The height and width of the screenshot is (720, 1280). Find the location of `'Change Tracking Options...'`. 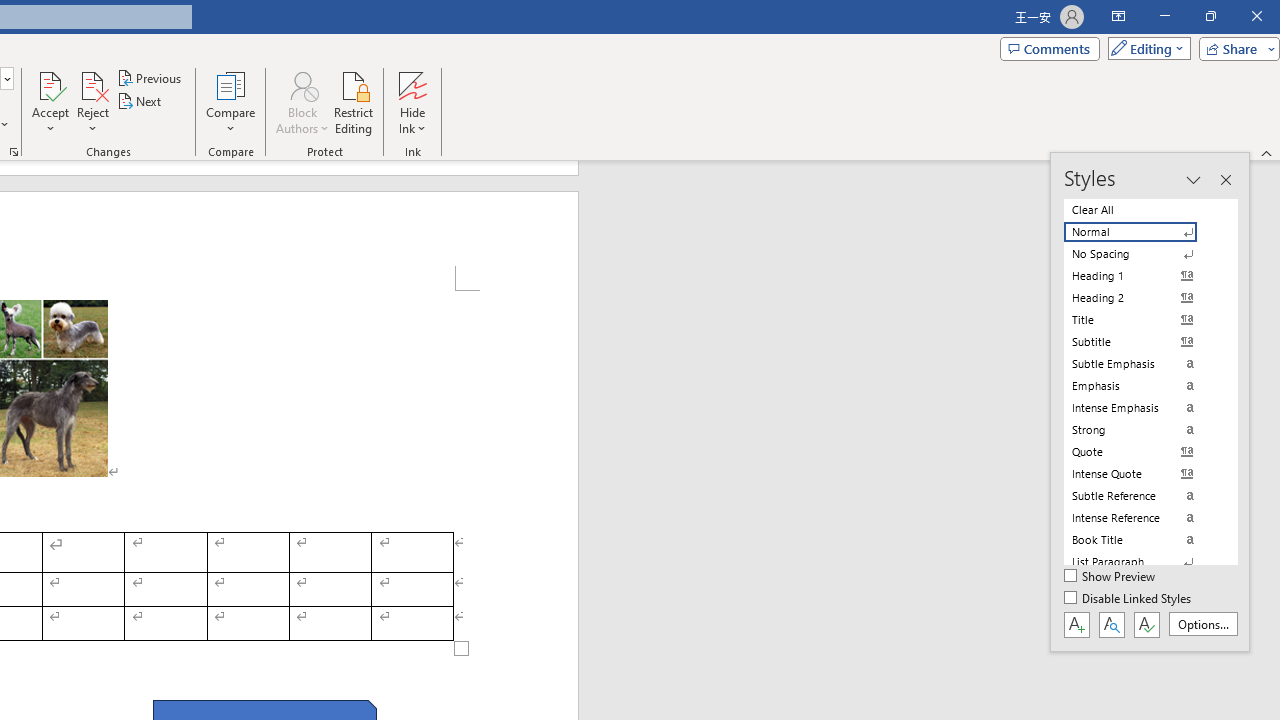

'Change Tracking Options...' is located at coordinates (14, 150).